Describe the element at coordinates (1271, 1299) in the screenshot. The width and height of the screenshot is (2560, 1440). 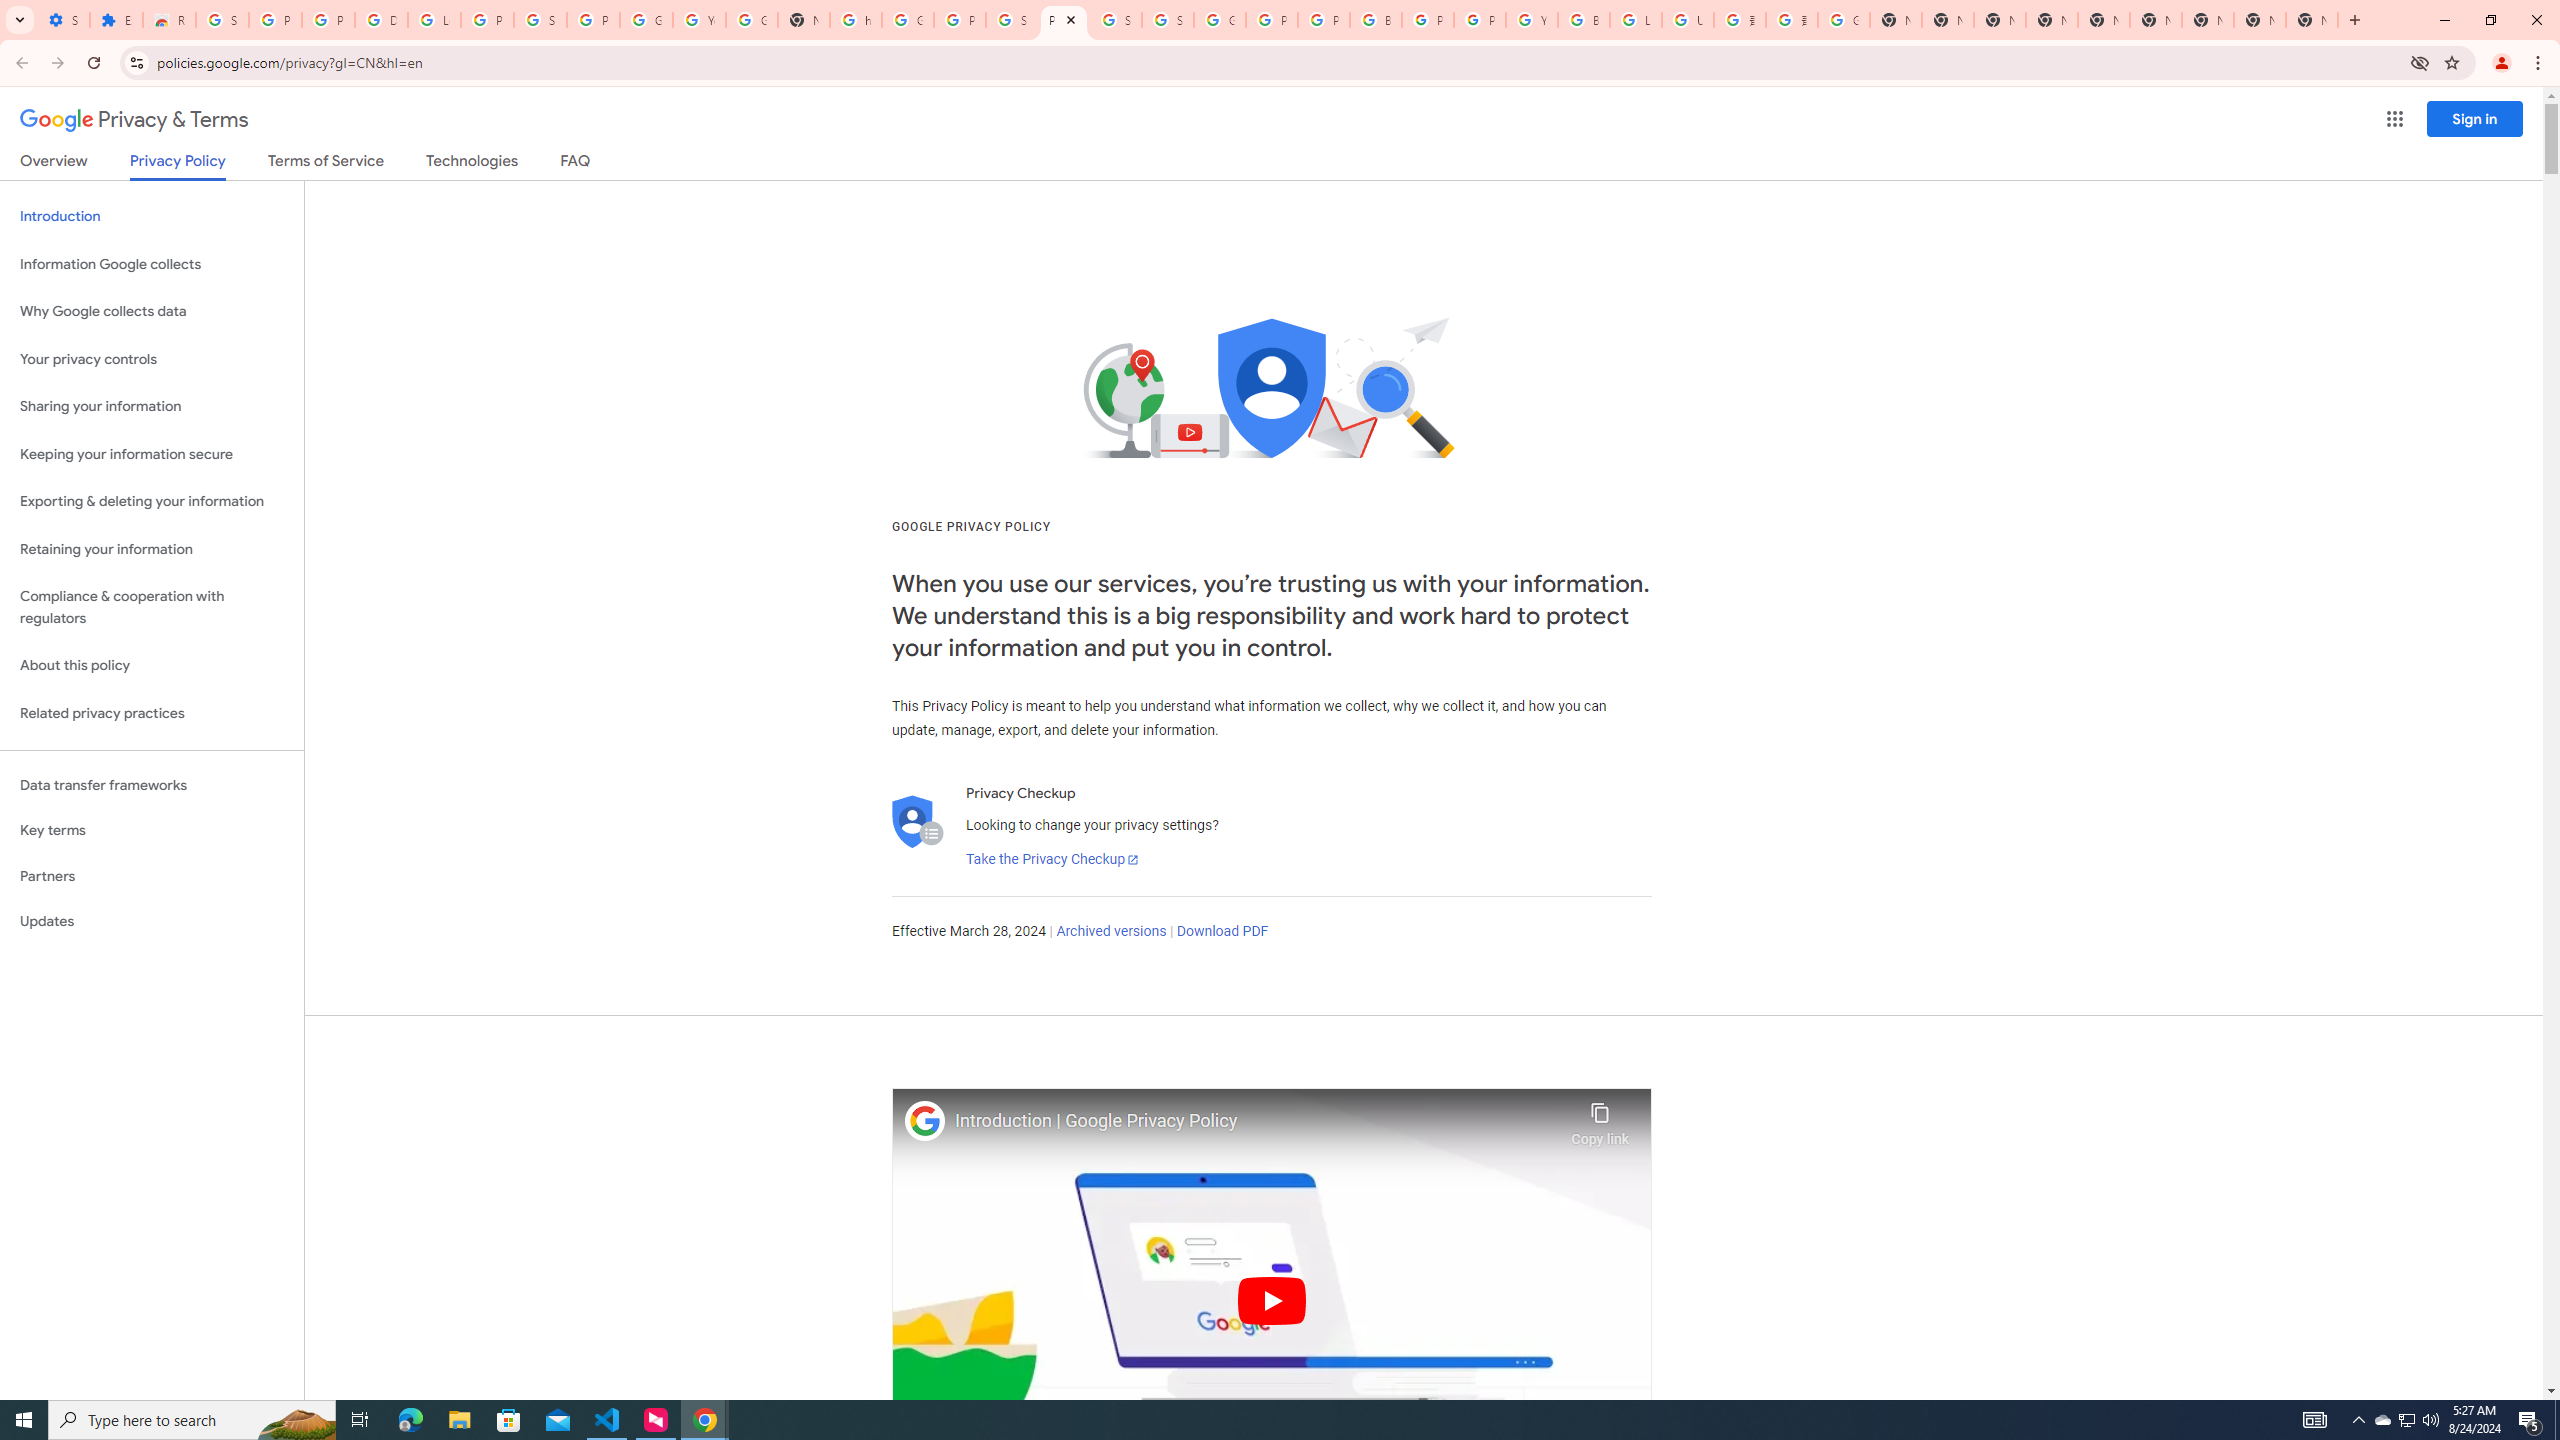
I see `'Play'` at that location.